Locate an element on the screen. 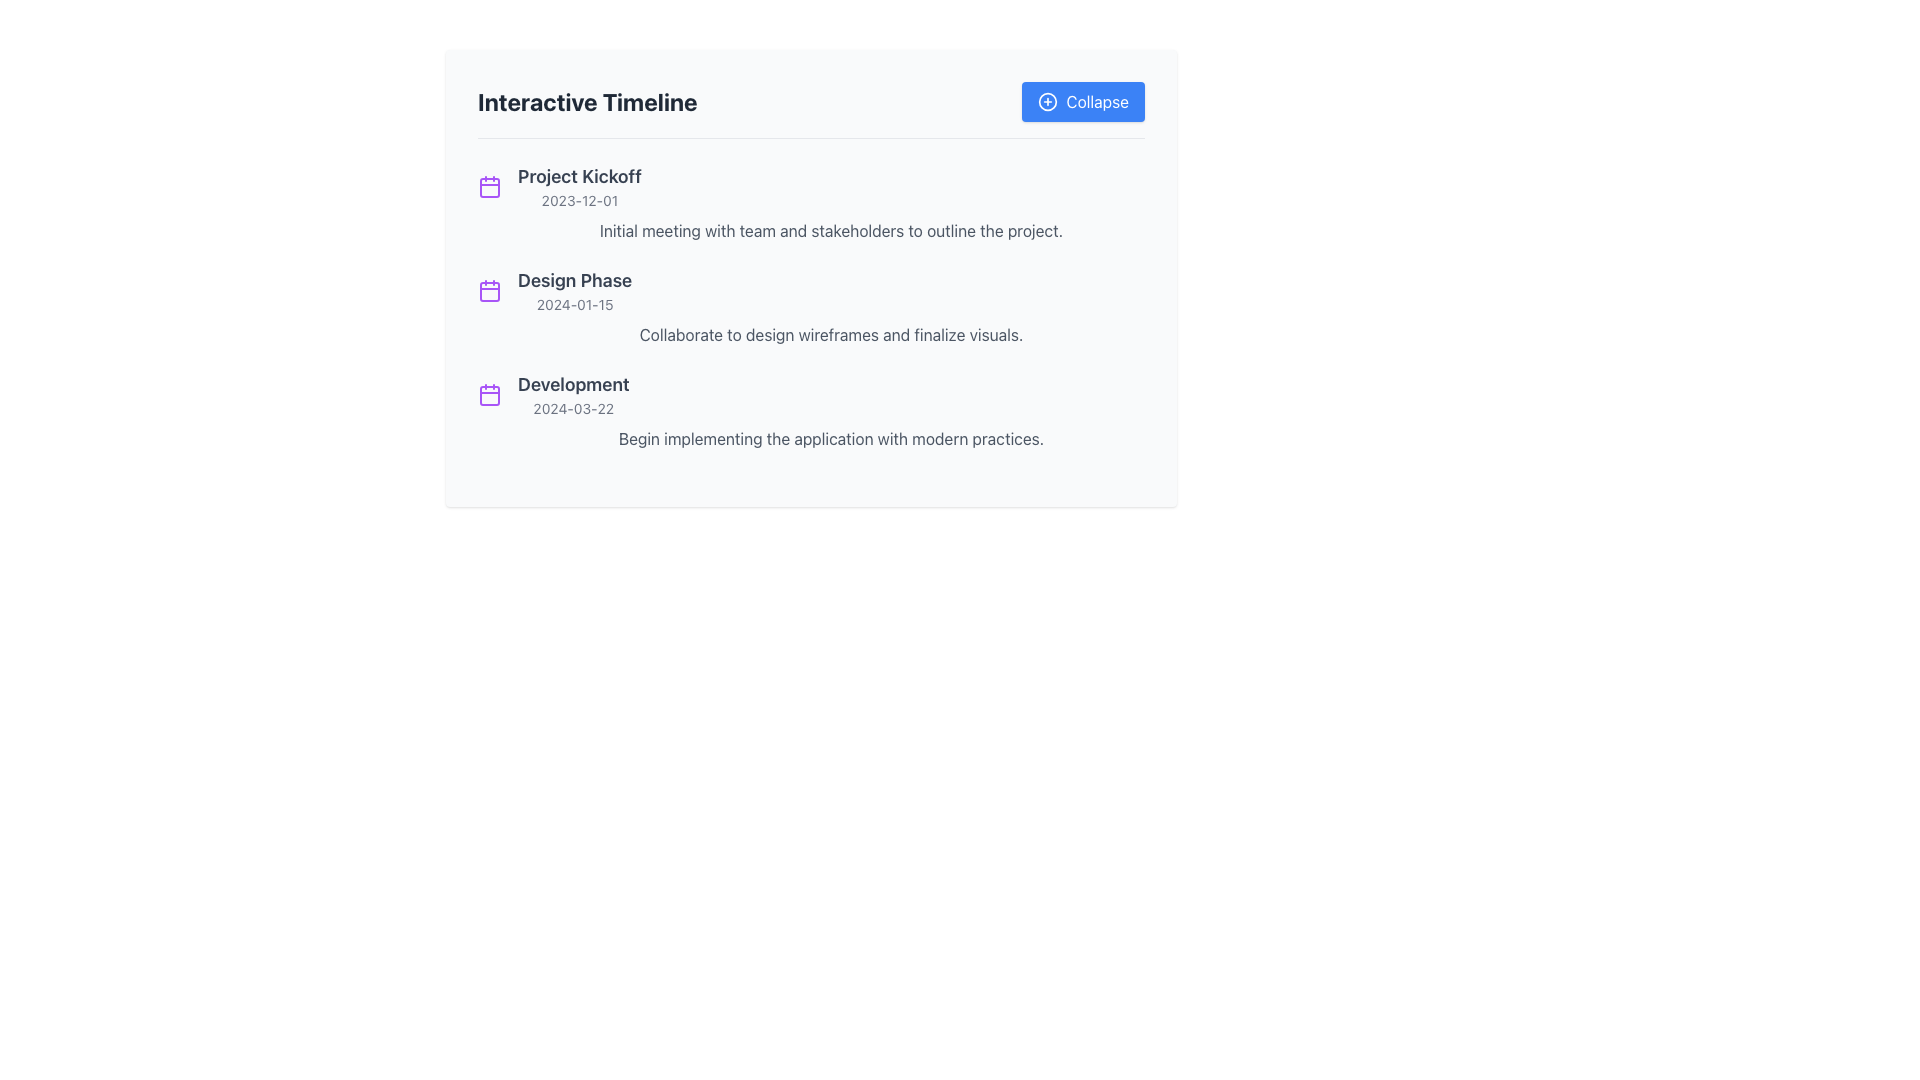  text element titled 'Project Kickoff' which includes the date '2023-12-01' for event understanding is located at coordinates (578, 186).